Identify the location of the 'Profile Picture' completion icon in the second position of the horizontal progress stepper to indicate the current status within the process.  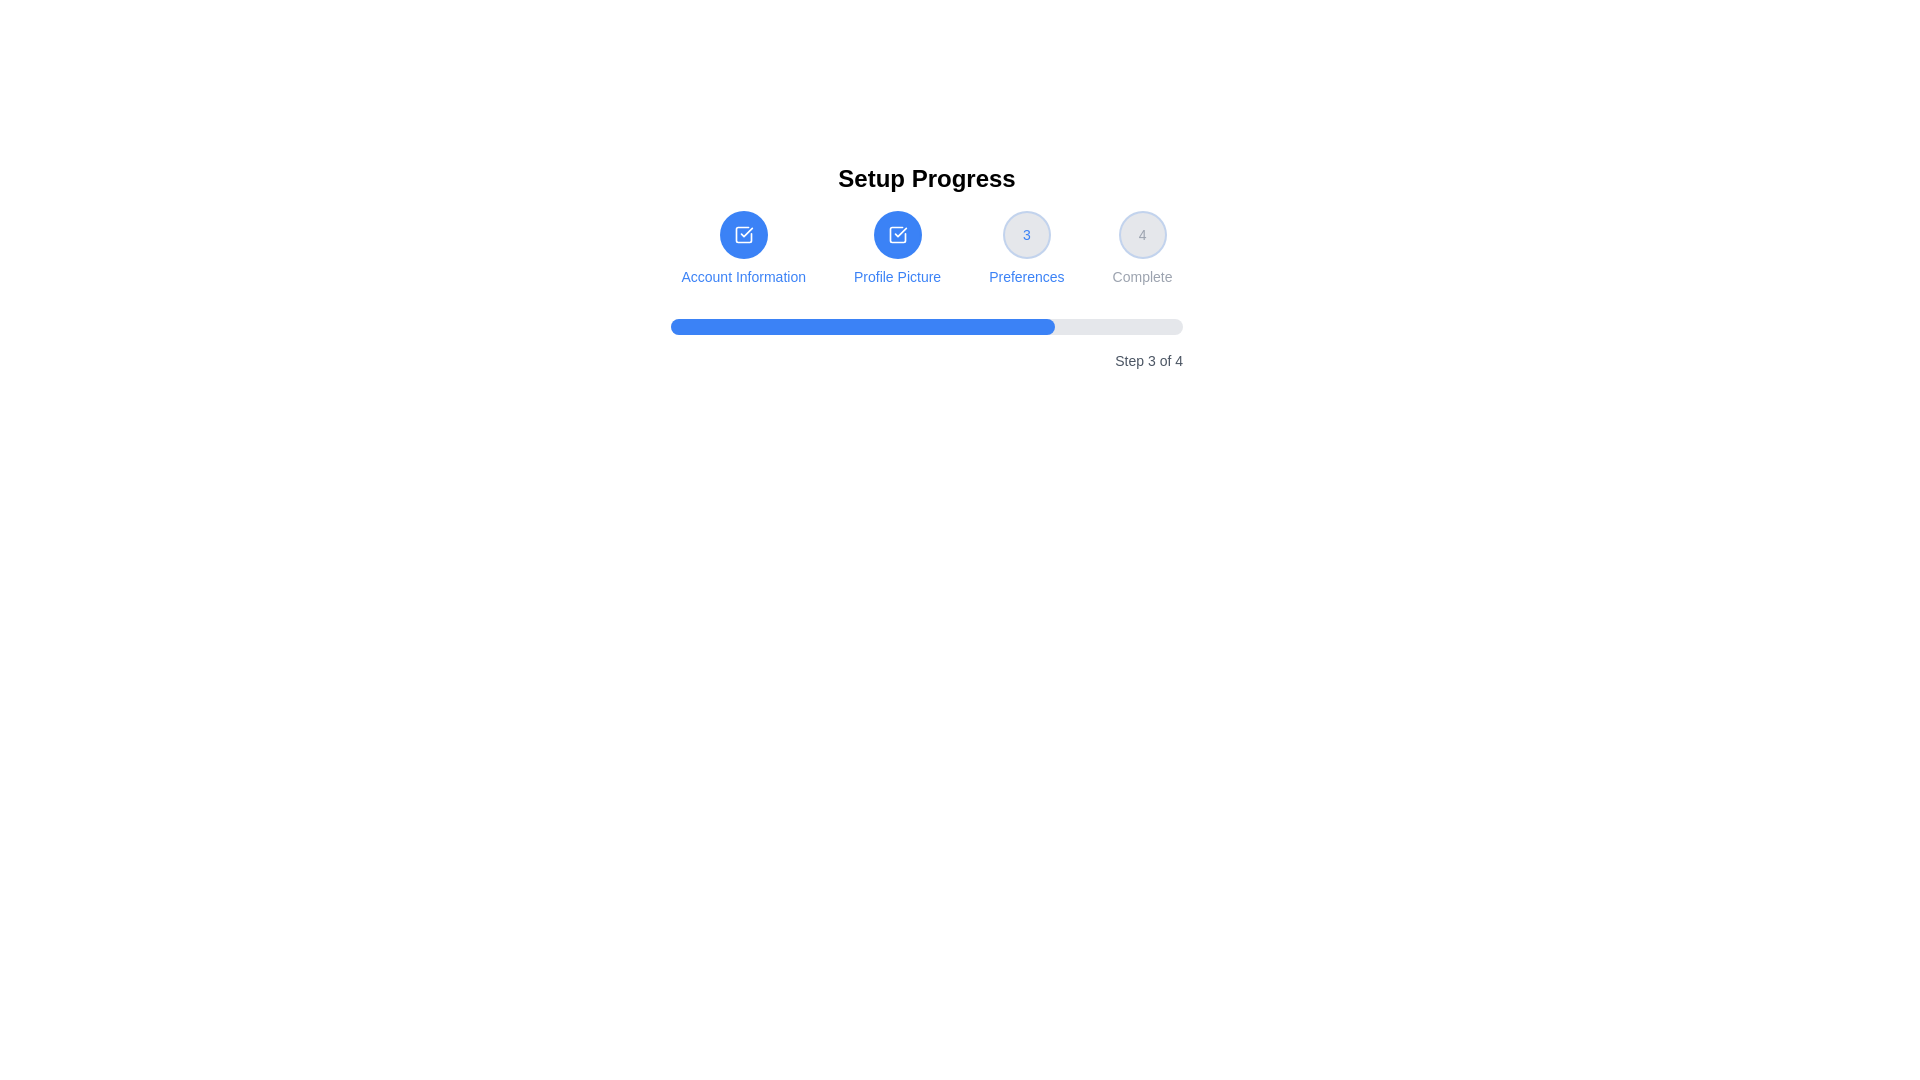
(896, 234).